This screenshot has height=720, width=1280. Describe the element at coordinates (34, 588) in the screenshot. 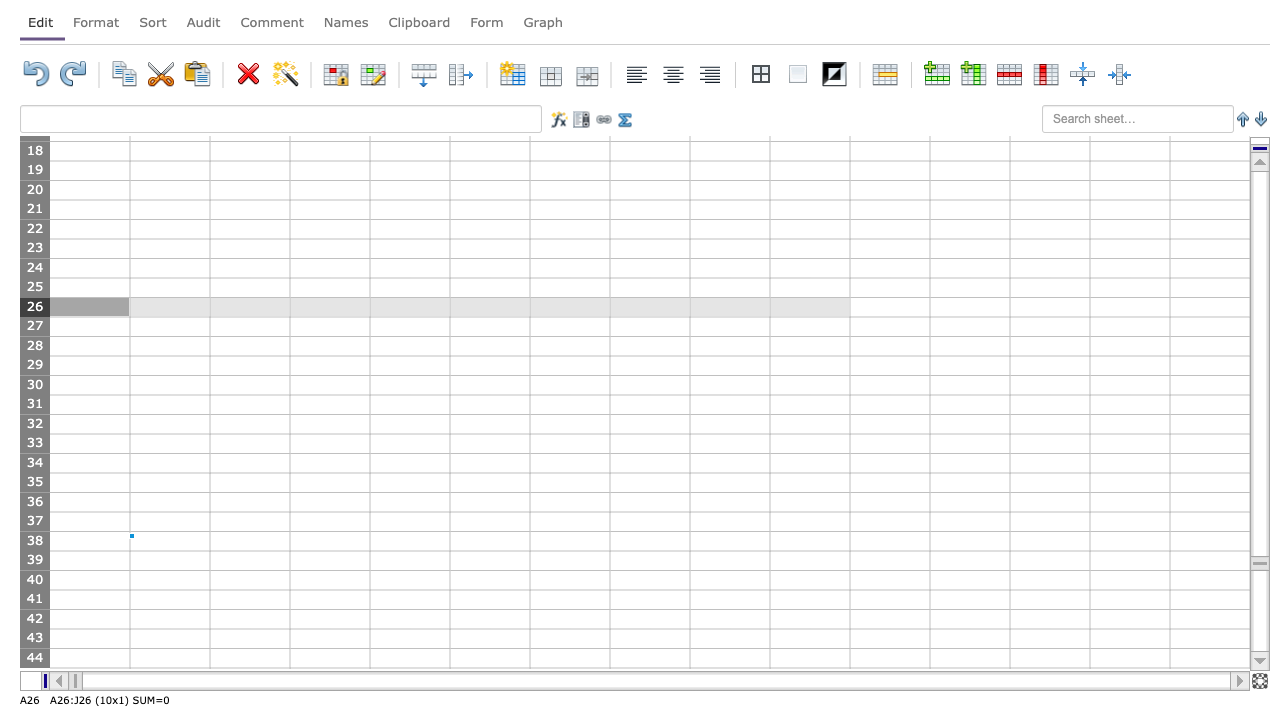

I see `row 40's resize area` at that location.